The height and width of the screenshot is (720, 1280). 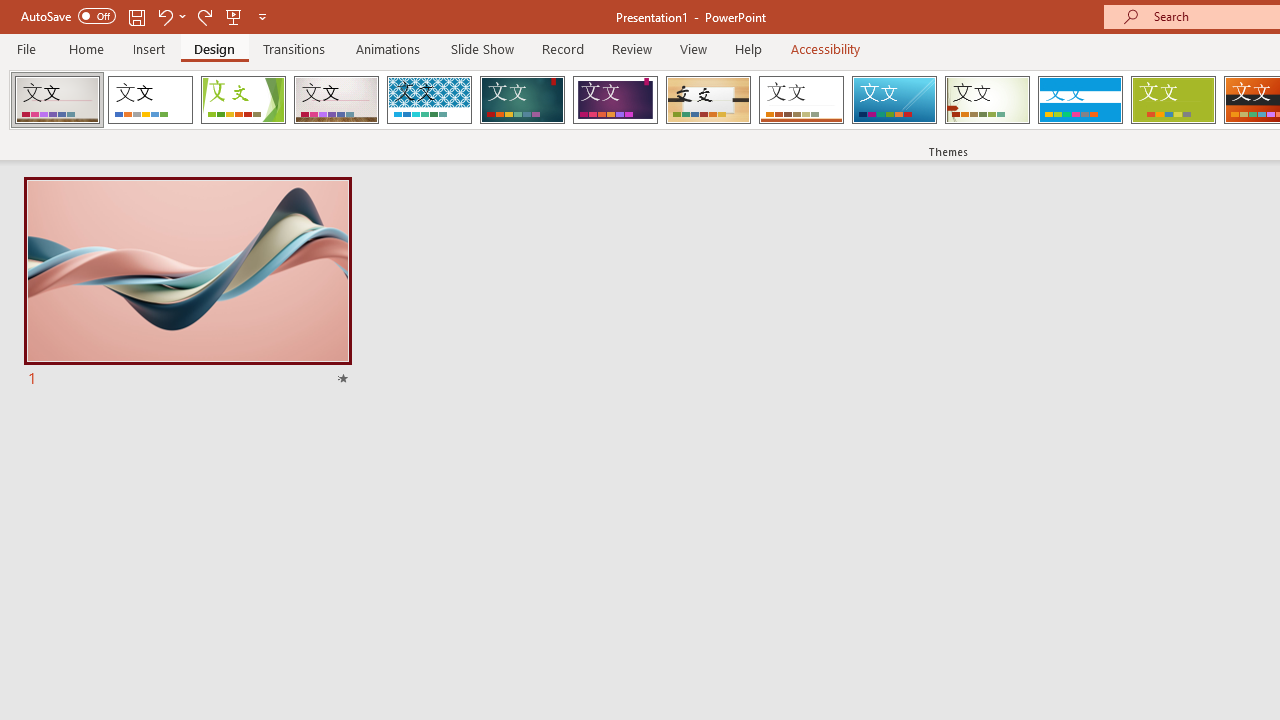 What do you see at coordinates (987, 100) in the screenshot?
I see `'Wisp'` at bounding box center [987, 100].